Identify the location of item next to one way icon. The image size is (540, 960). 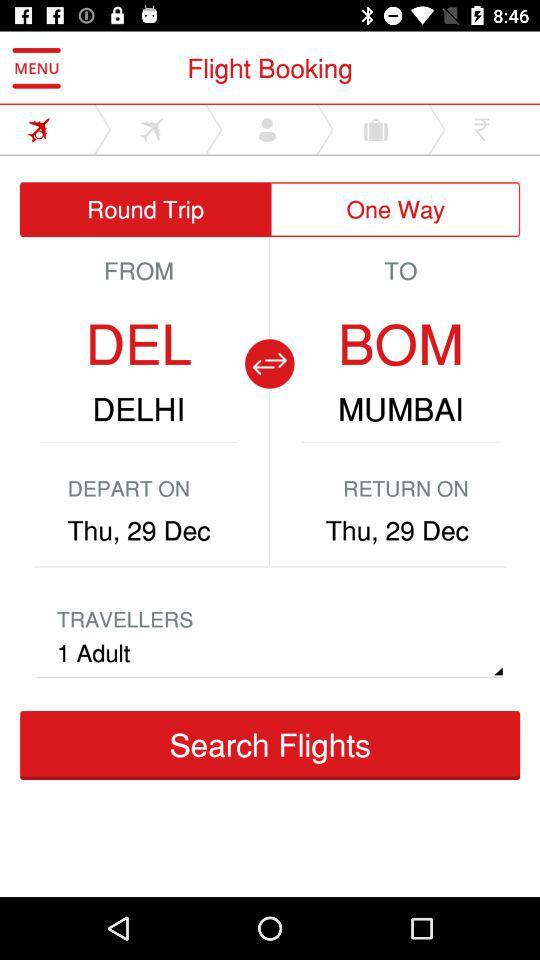
(144, 209).